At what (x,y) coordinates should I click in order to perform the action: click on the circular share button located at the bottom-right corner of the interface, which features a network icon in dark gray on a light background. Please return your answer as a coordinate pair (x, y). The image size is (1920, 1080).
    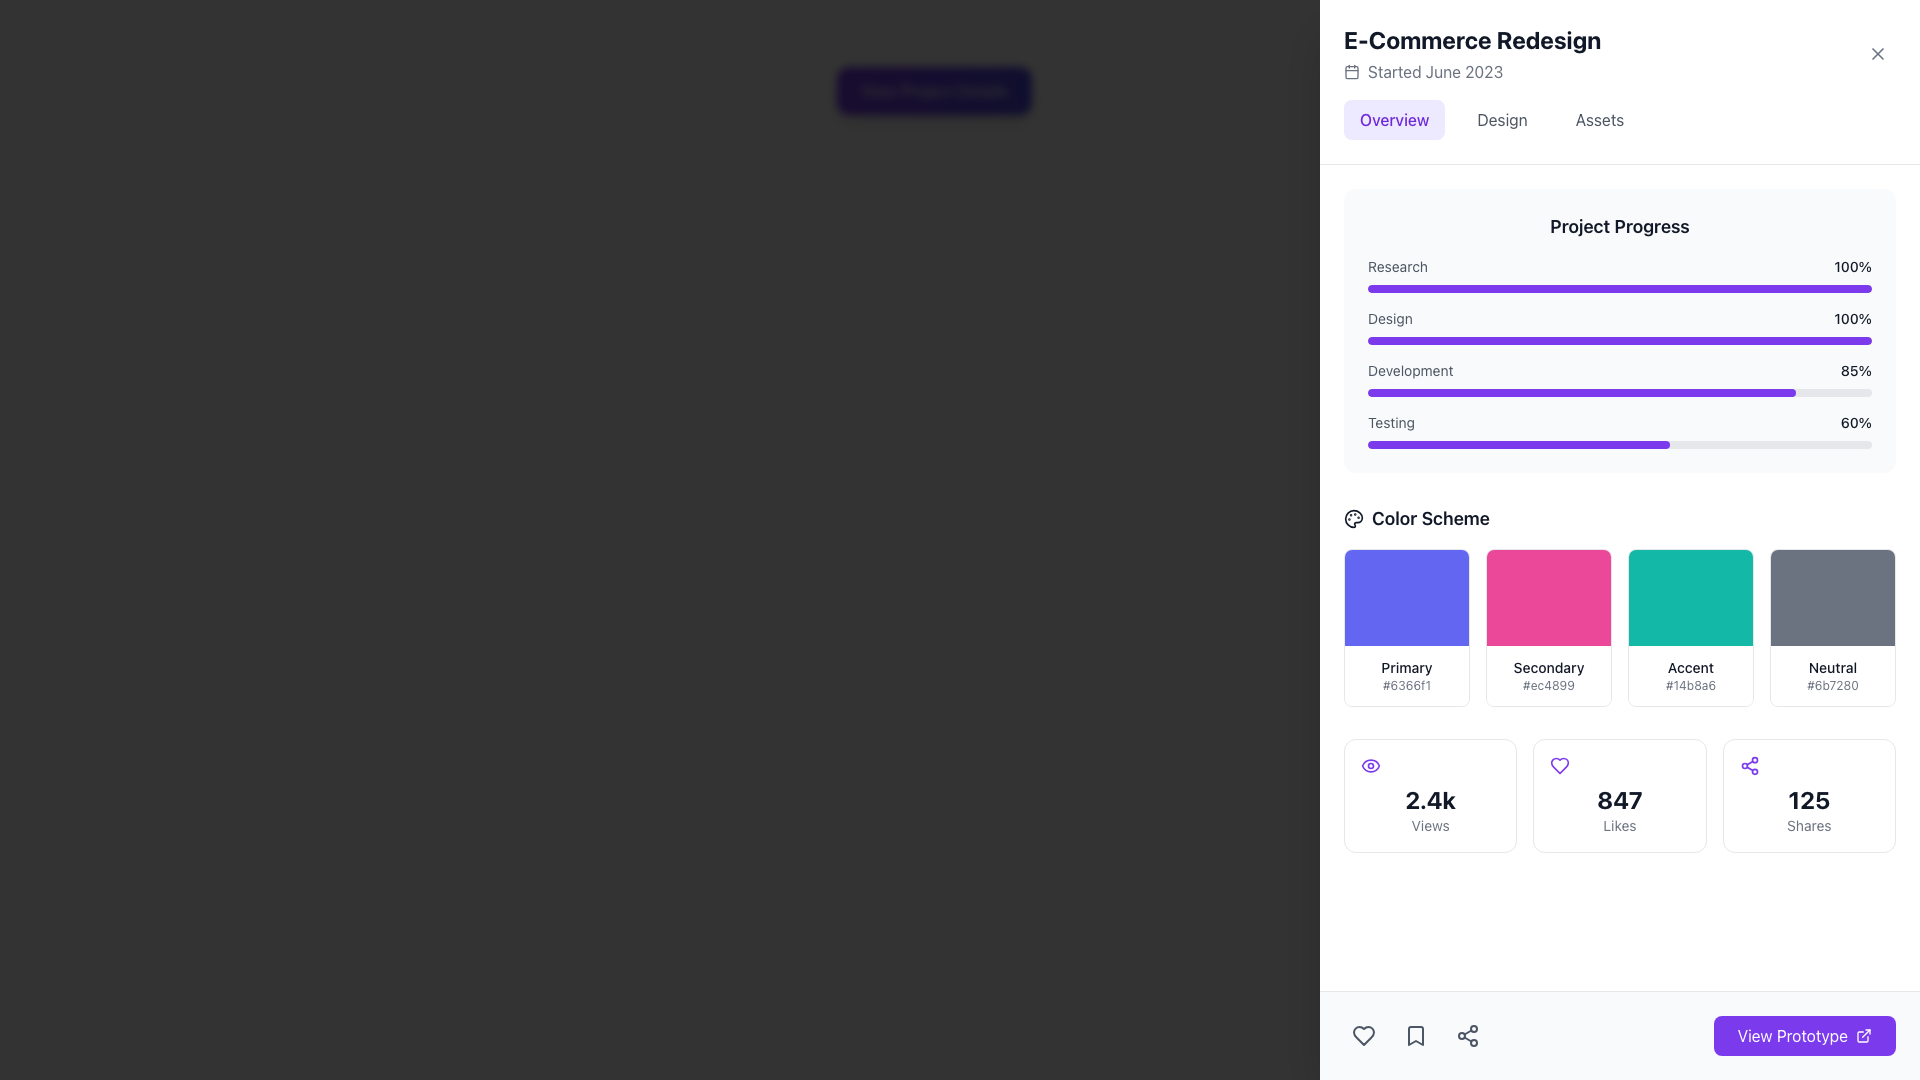
    Looking at the image, I should click on (1468, 1035).